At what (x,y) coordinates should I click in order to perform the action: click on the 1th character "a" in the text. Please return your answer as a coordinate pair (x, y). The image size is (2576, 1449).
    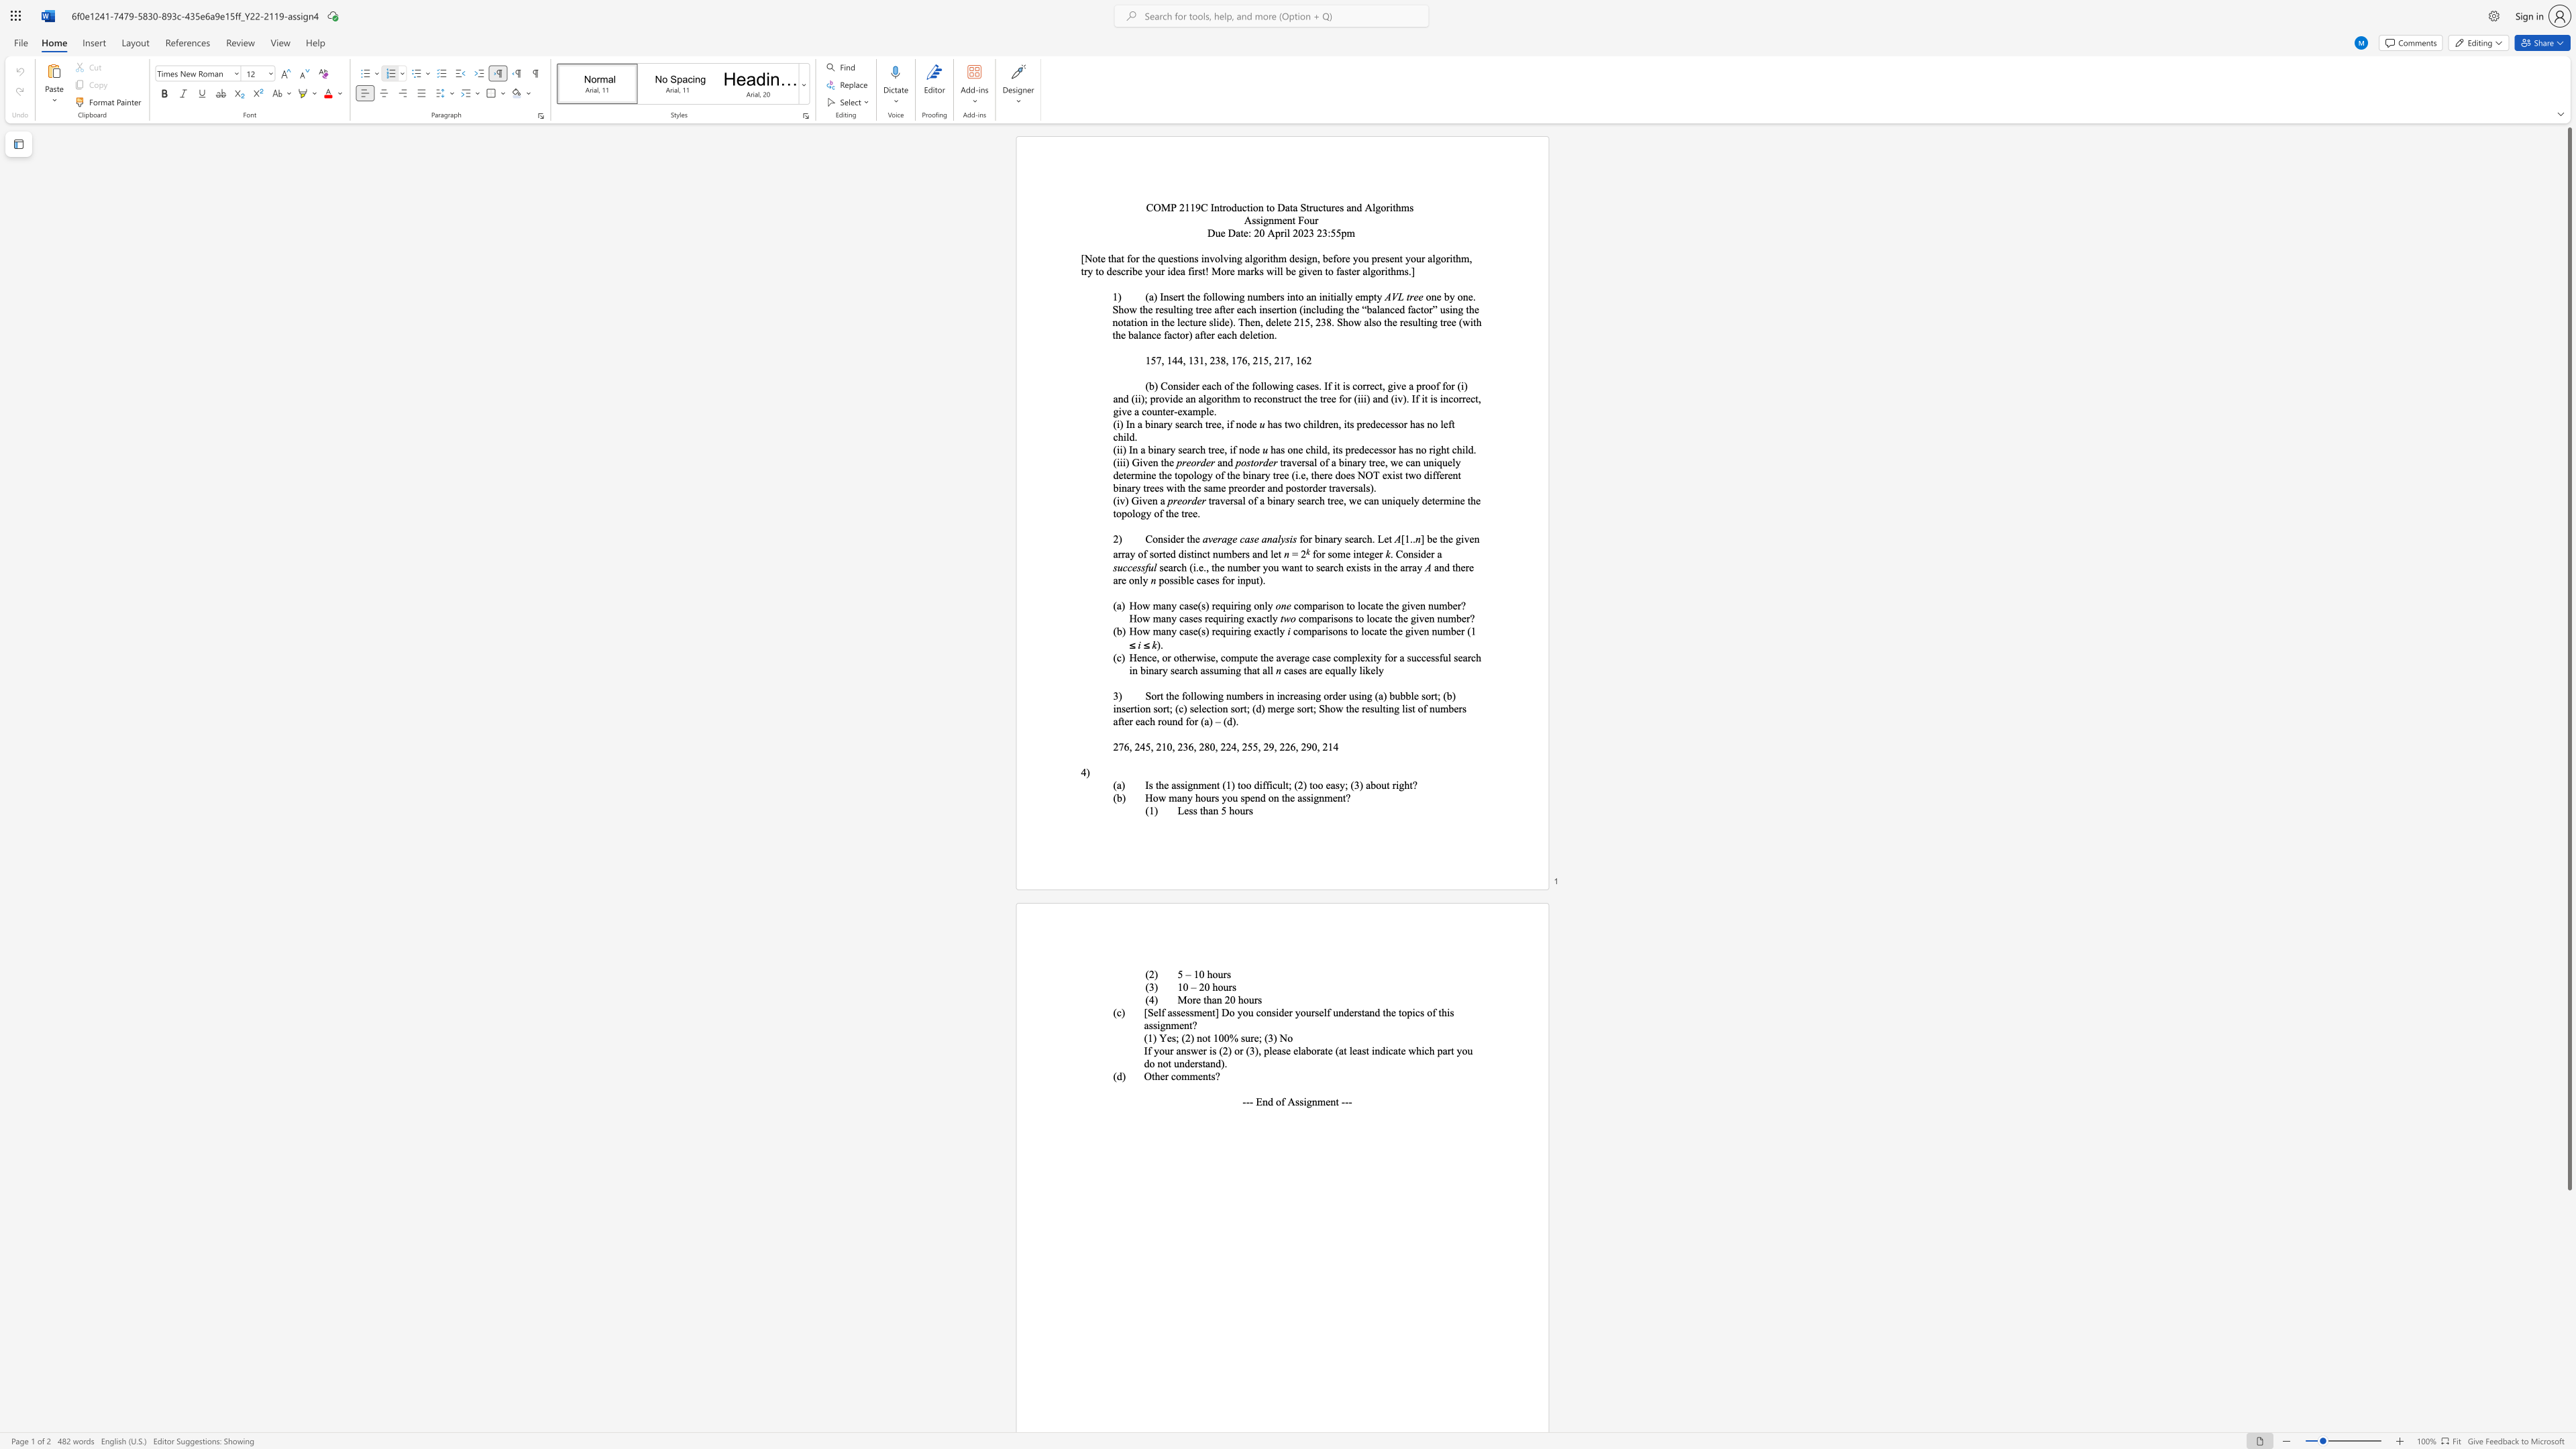
    Looking at the image, I should click on (1277, 656).